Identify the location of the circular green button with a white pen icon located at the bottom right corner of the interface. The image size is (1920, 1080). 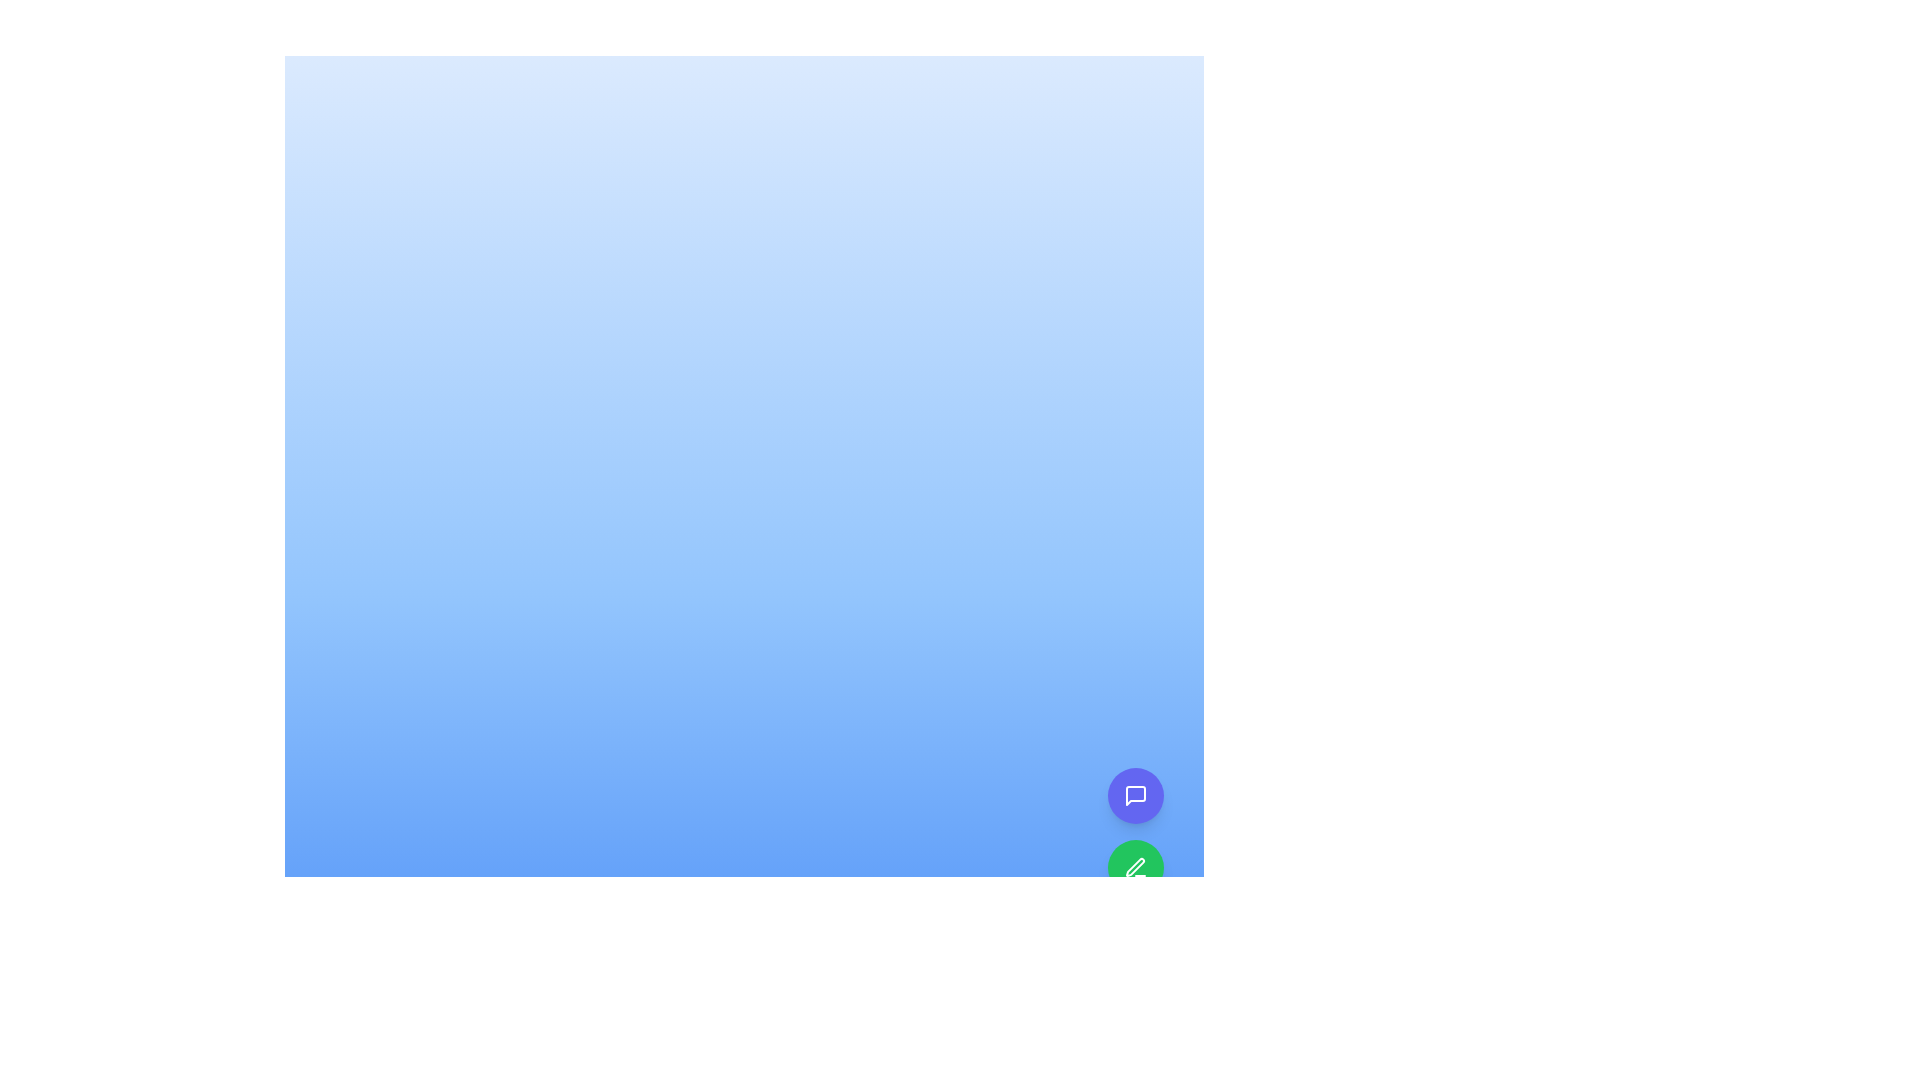
(1136, 866).